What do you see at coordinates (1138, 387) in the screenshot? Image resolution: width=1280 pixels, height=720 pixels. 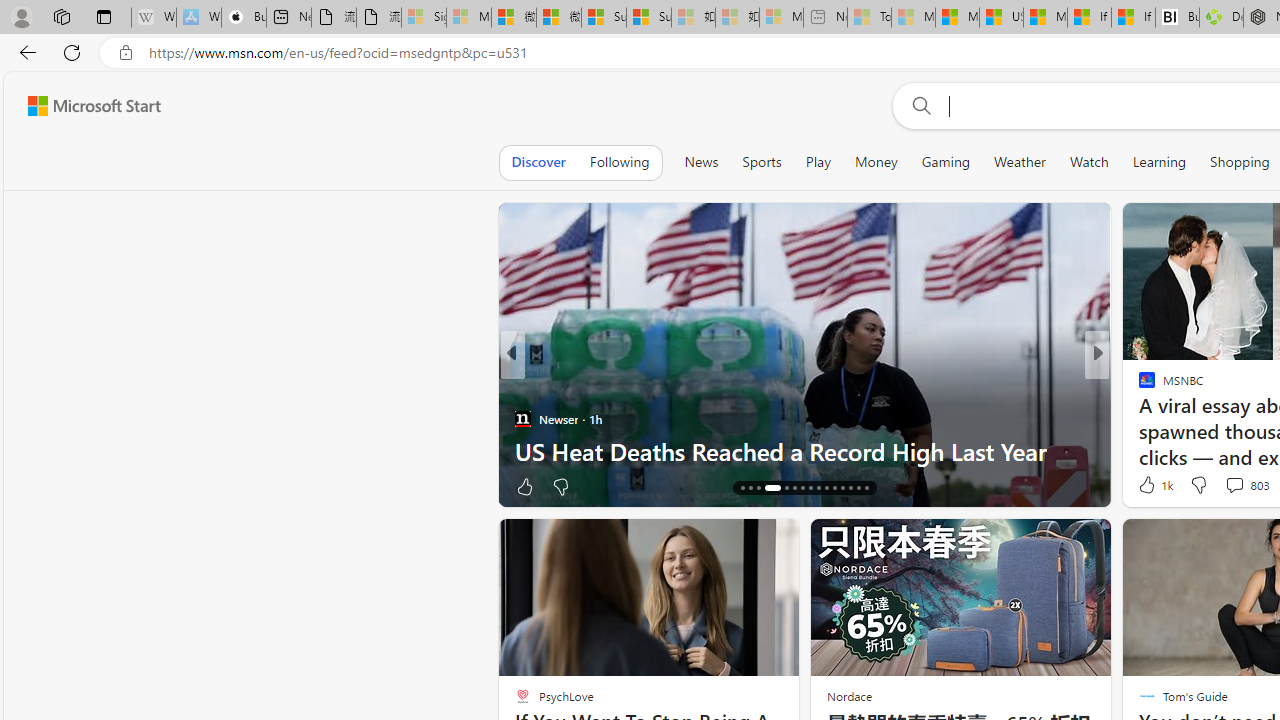 I see `'Nature of Home'` at bounding box center [1138, 387].